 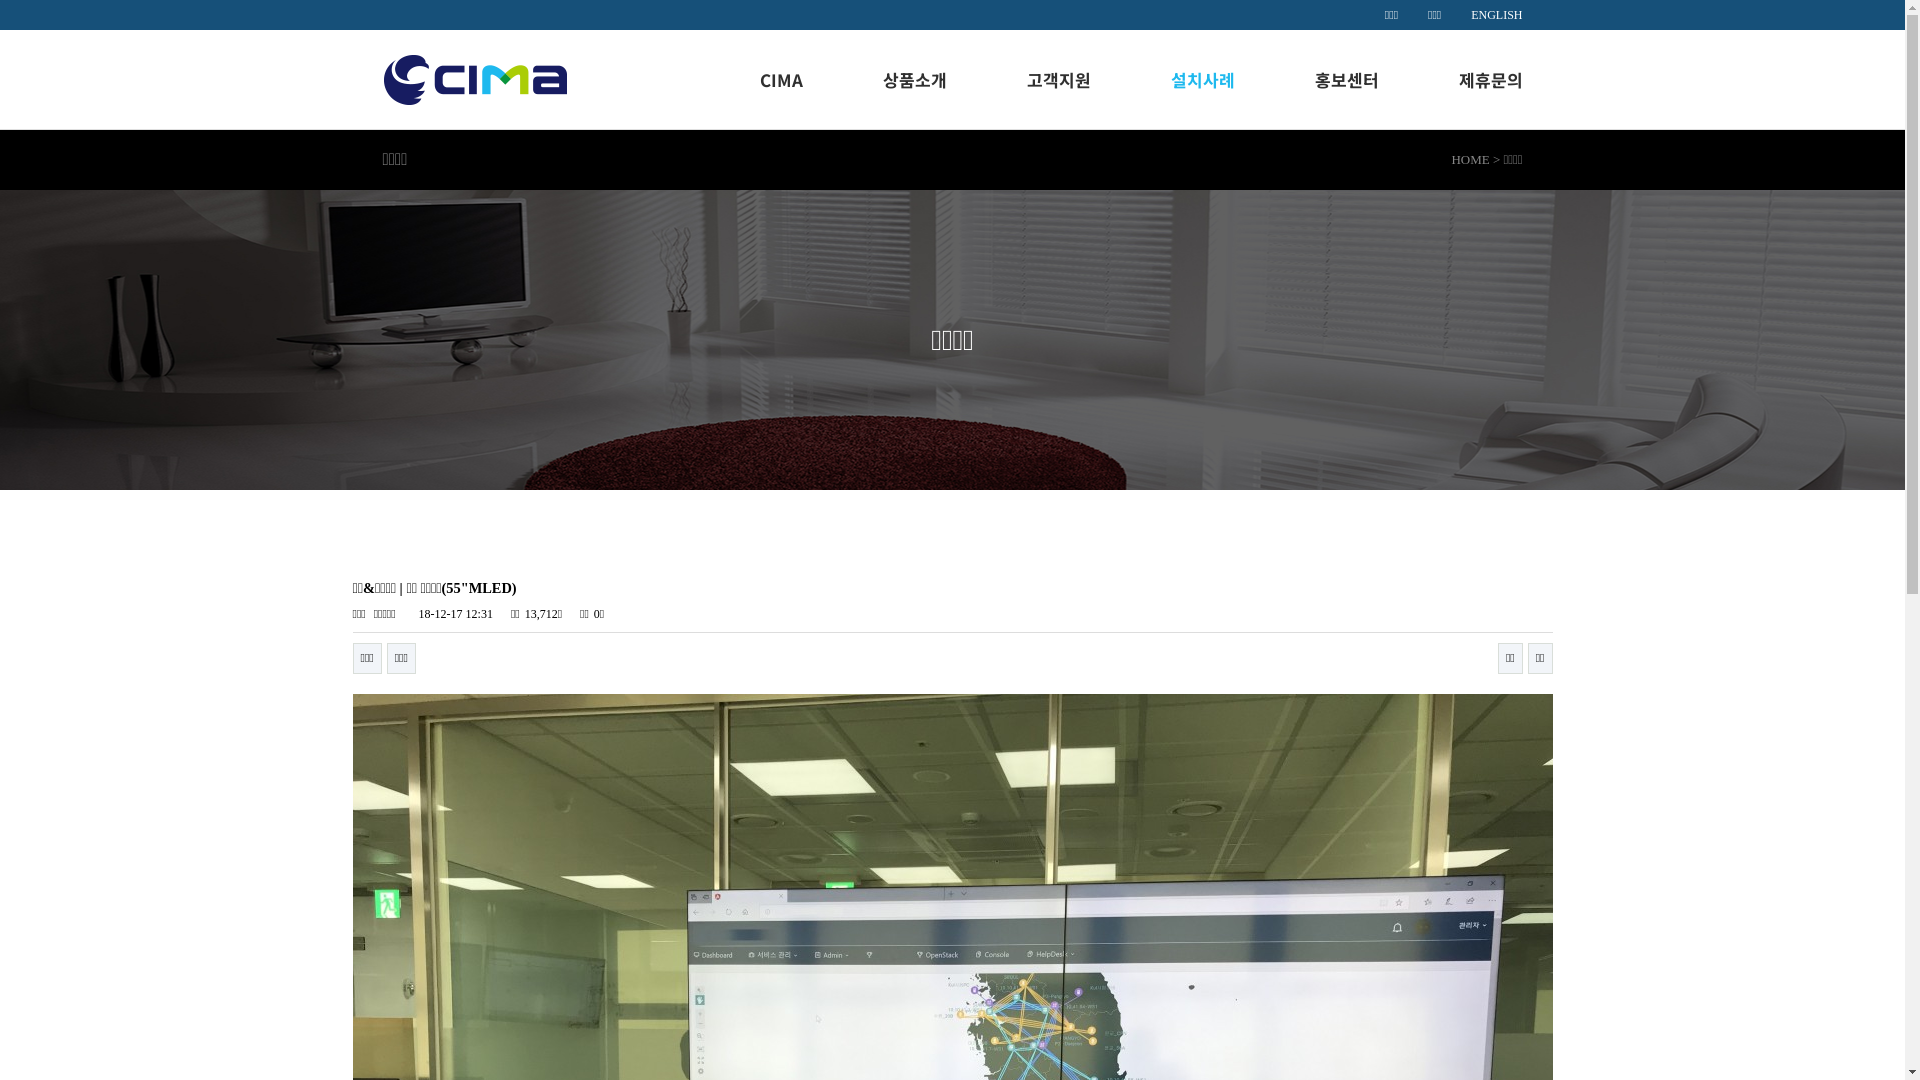 What do you see at coordinates (1496, 15) in the screenshot?
I see `'ENGLISH'` at bounding box center [1496, 15].